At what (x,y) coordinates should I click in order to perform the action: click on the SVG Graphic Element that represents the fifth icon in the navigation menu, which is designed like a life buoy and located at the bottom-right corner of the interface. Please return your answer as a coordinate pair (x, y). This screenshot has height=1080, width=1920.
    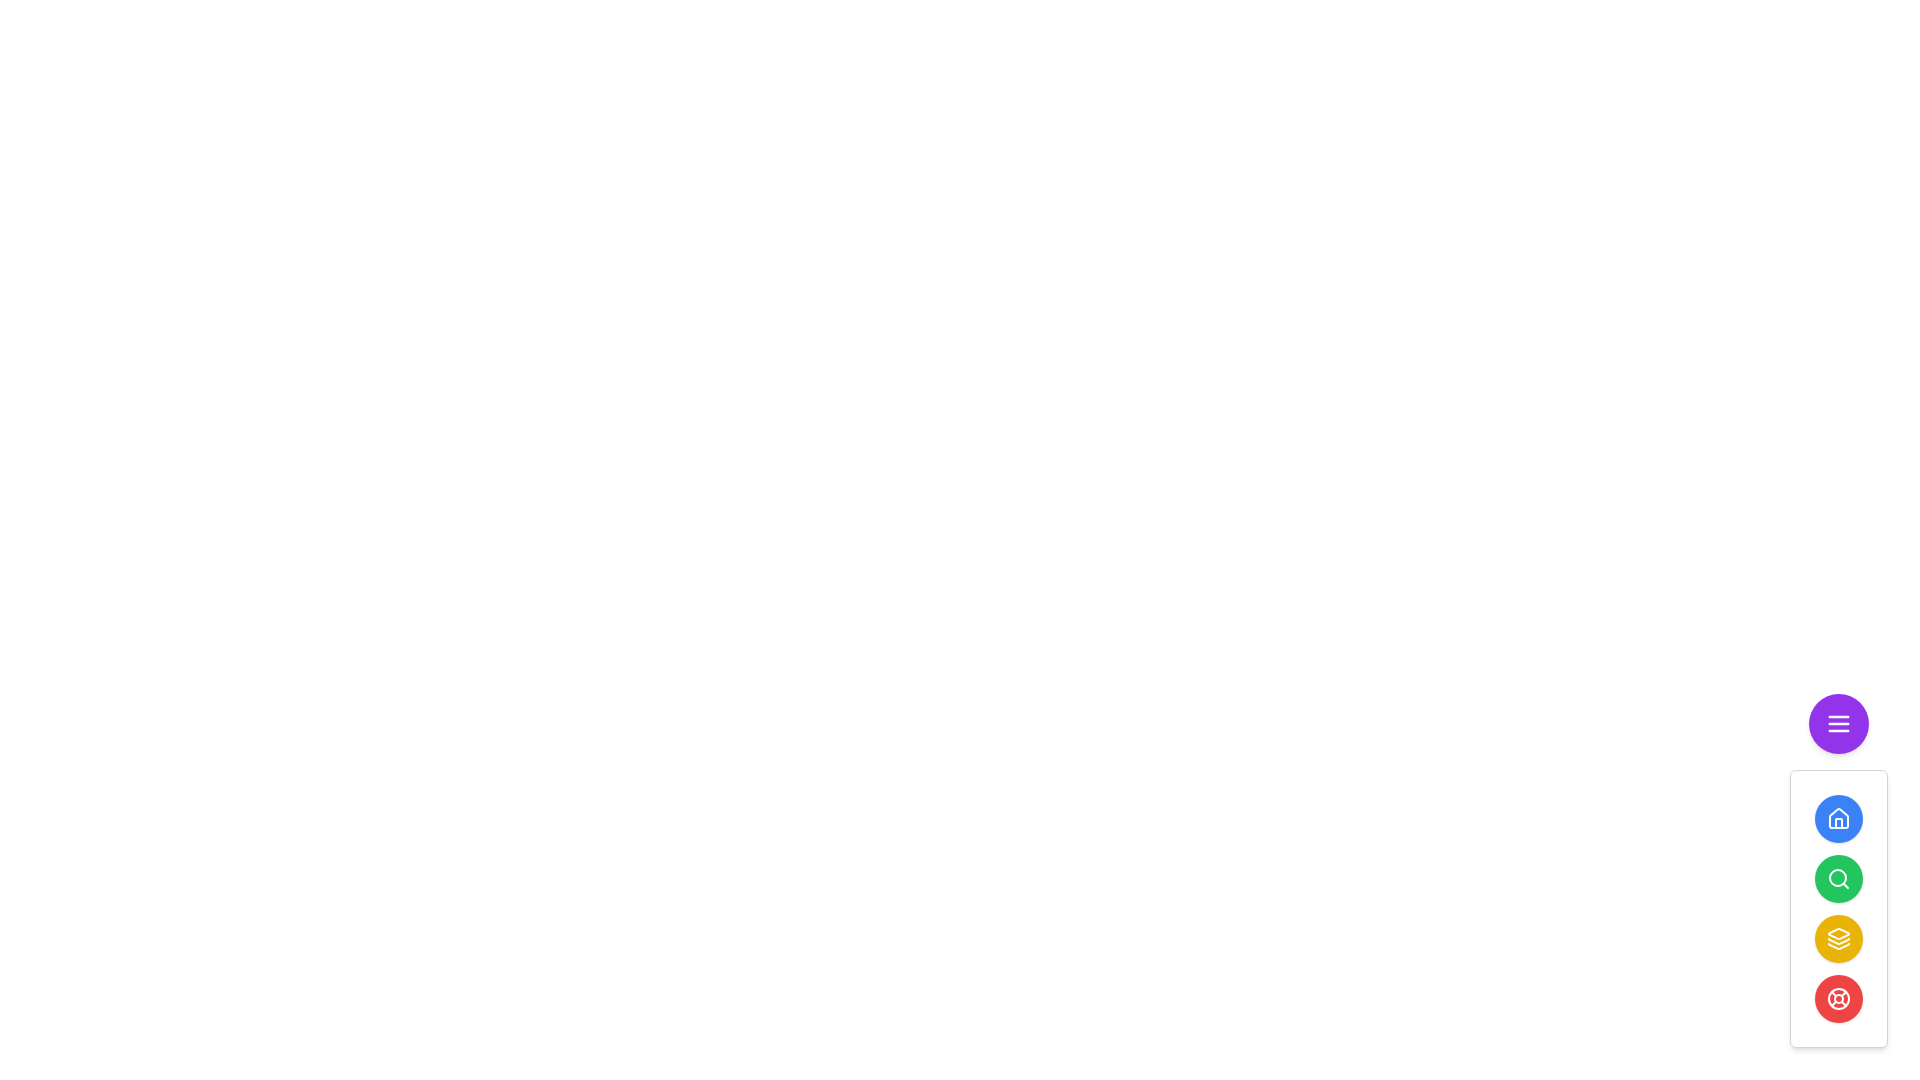
    Looking at the image, I should click on (1838, 999).